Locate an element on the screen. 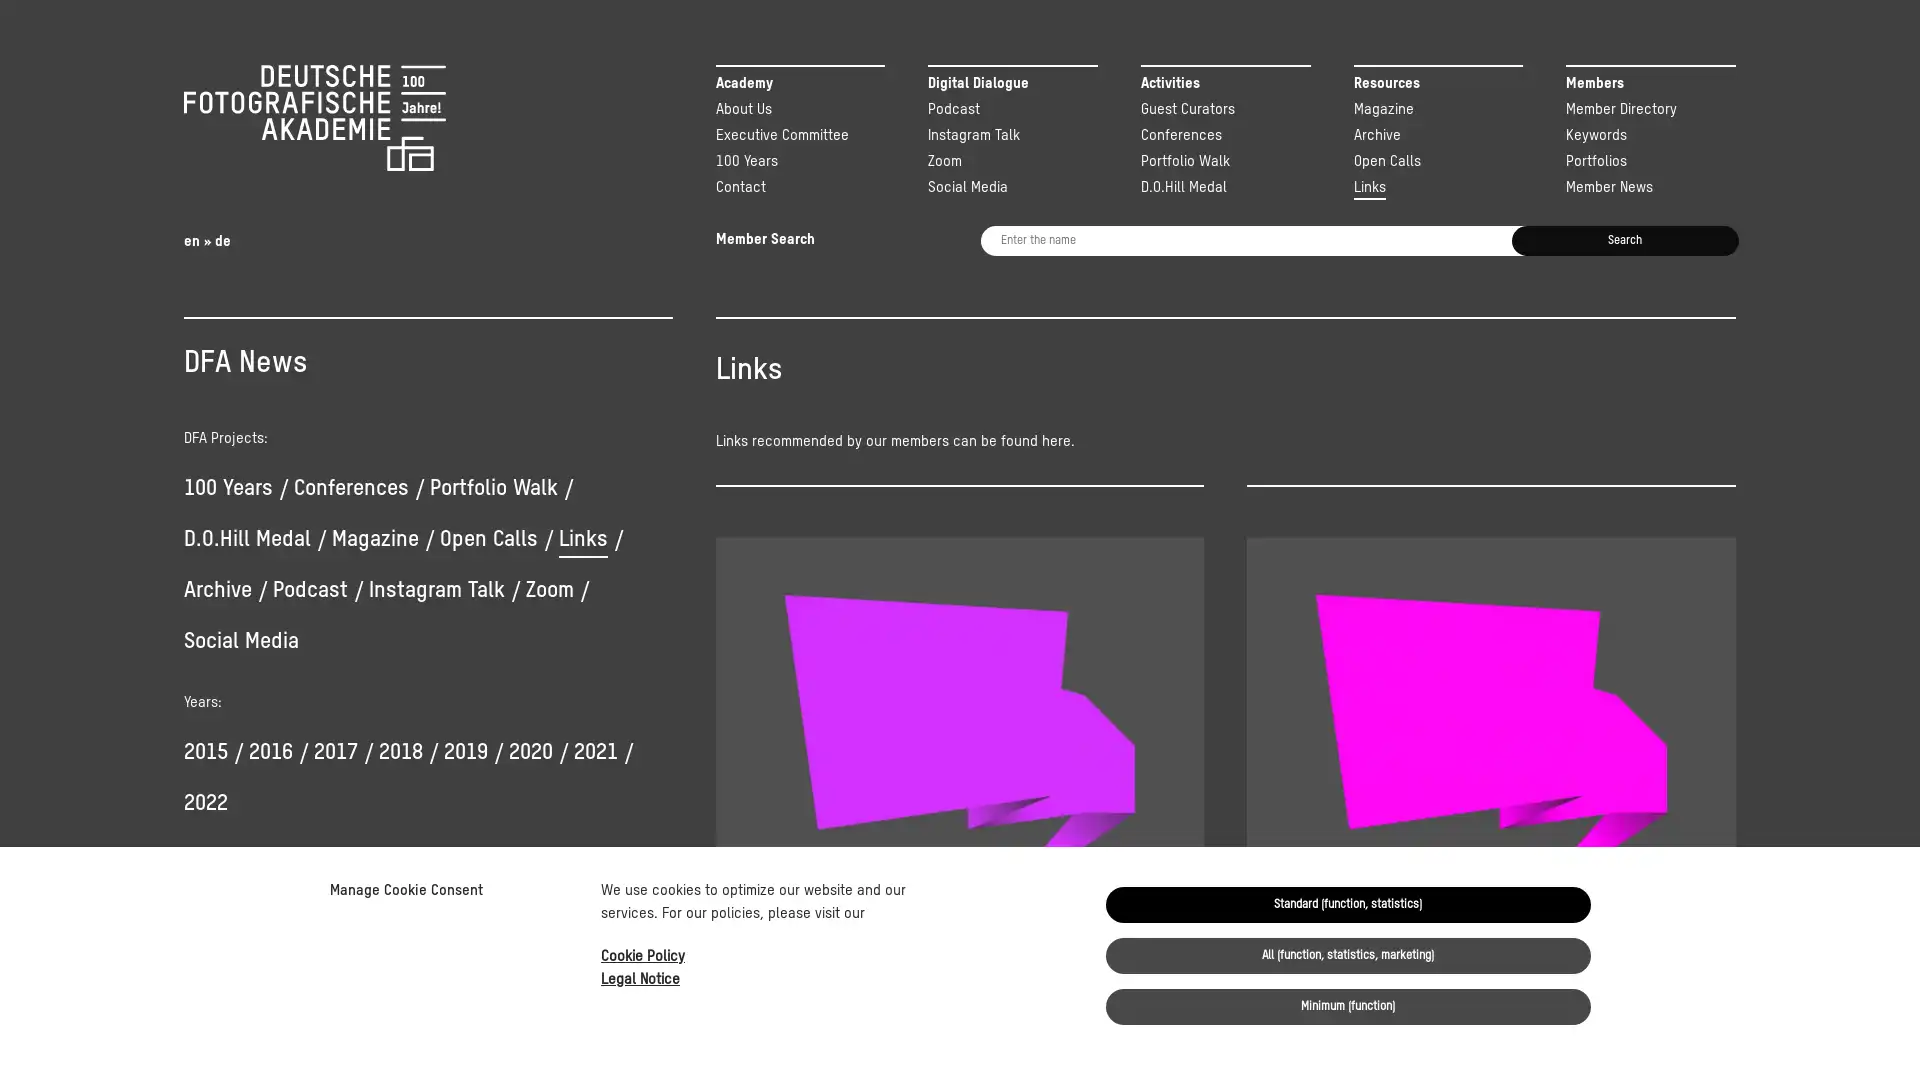  2021 is located at coordinates (594, 752).